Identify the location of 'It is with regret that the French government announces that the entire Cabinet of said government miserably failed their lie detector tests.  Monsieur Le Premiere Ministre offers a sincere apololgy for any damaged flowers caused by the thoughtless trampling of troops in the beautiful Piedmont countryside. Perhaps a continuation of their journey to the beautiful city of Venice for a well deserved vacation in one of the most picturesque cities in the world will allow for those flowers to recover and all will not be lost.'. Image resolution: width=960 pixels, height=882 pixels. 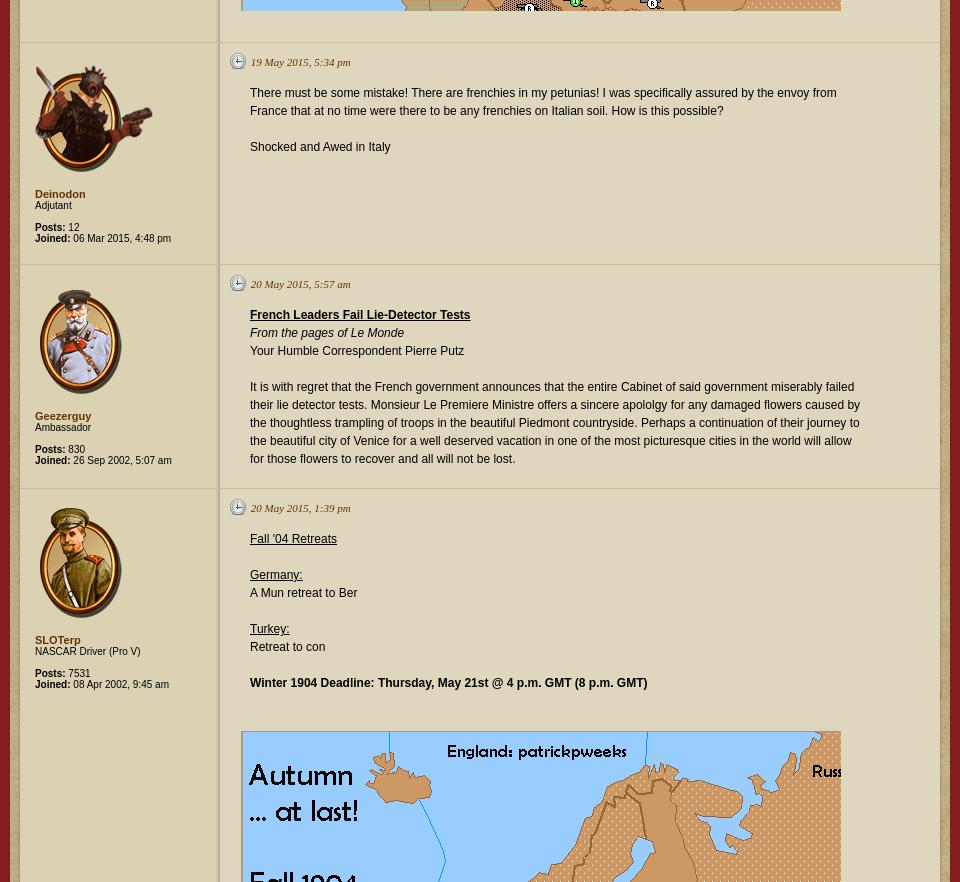
(554, 422).